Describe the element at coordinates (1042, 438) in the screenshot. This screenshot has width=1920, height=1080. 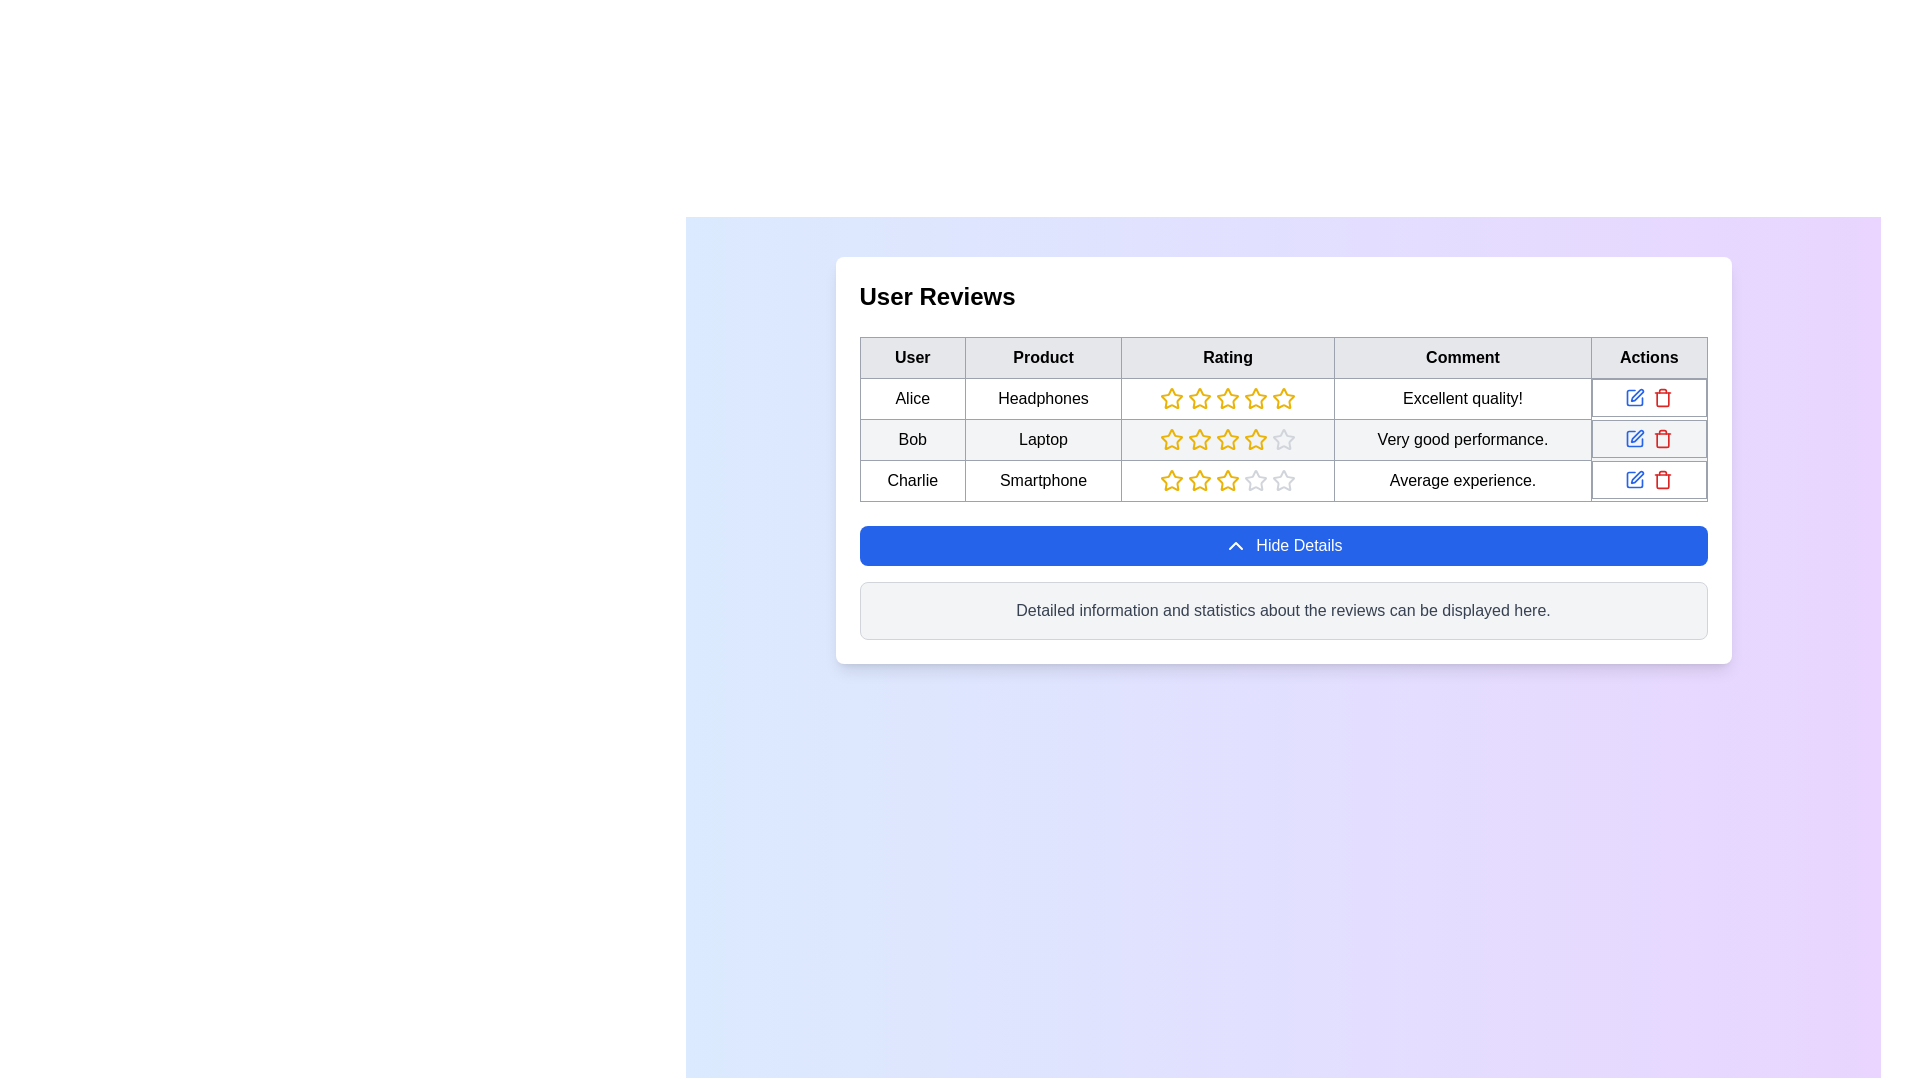
I see `the Text display label in the 'Product' column of the table in the second row associated with the user 'Bob'` at that location.